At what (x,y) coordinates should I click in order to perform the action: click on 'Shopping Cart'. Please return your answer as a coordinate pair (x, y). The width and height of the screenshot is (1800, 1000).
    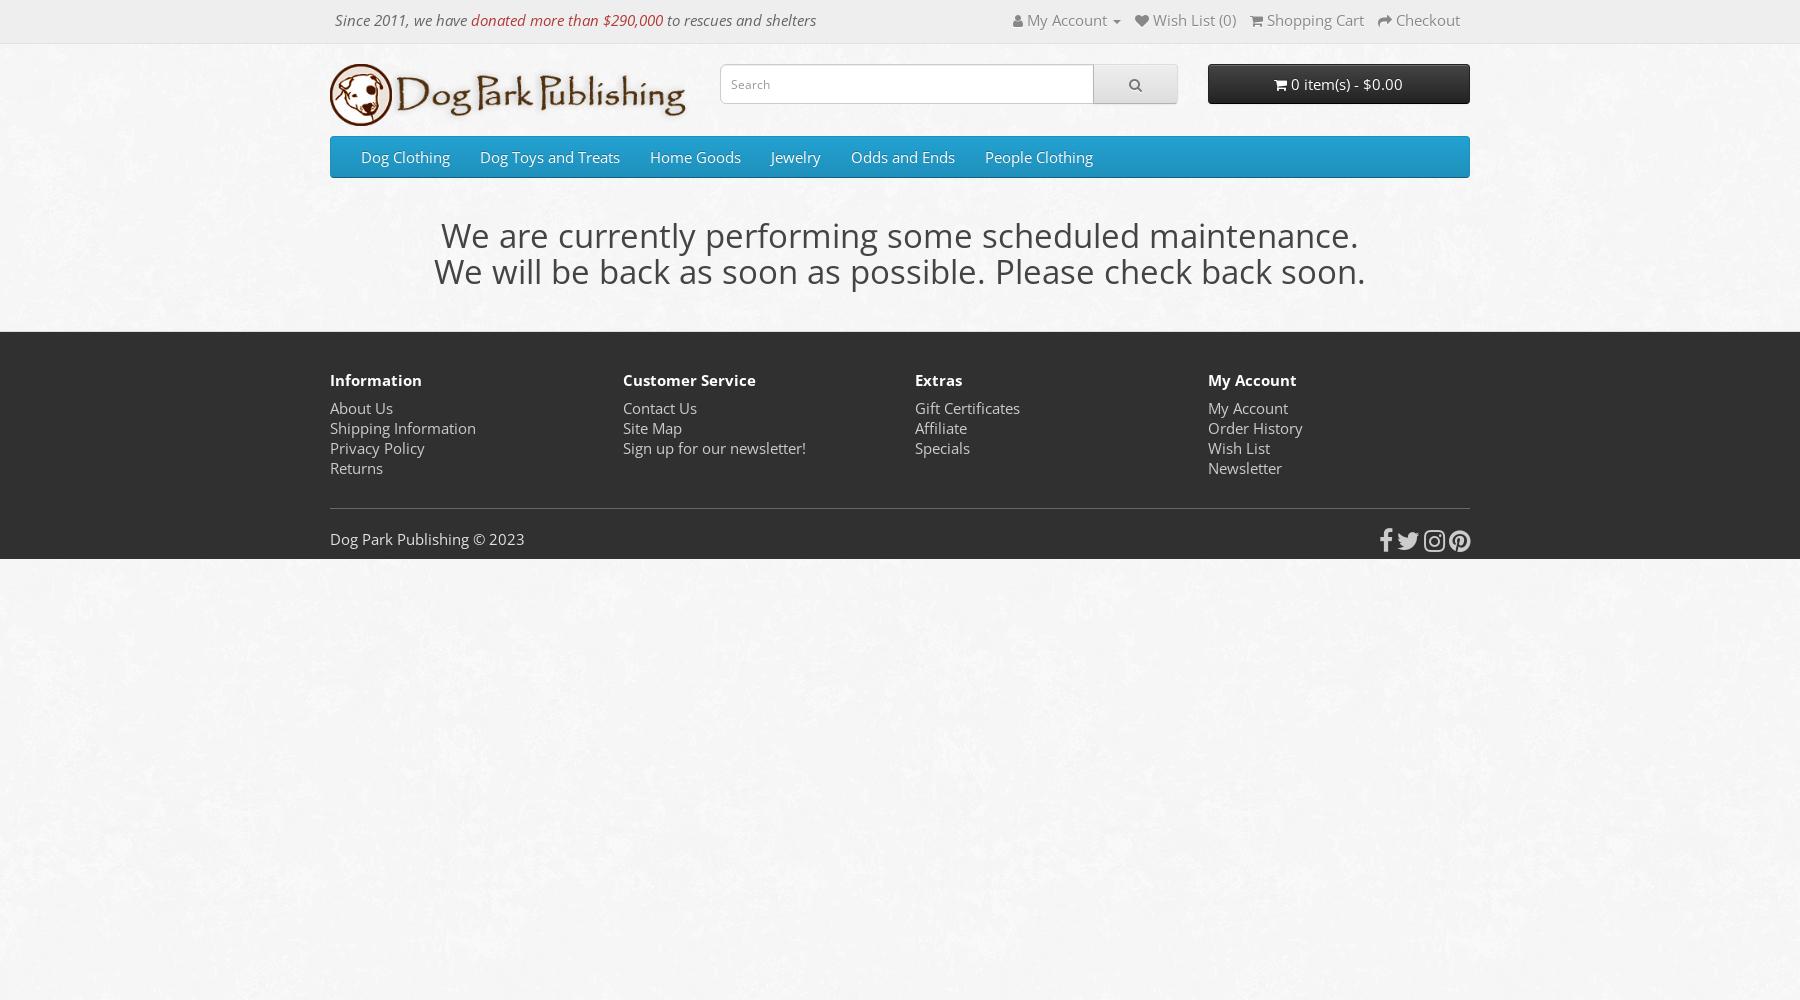
    Looking at the image, I should click on (1267, 20).